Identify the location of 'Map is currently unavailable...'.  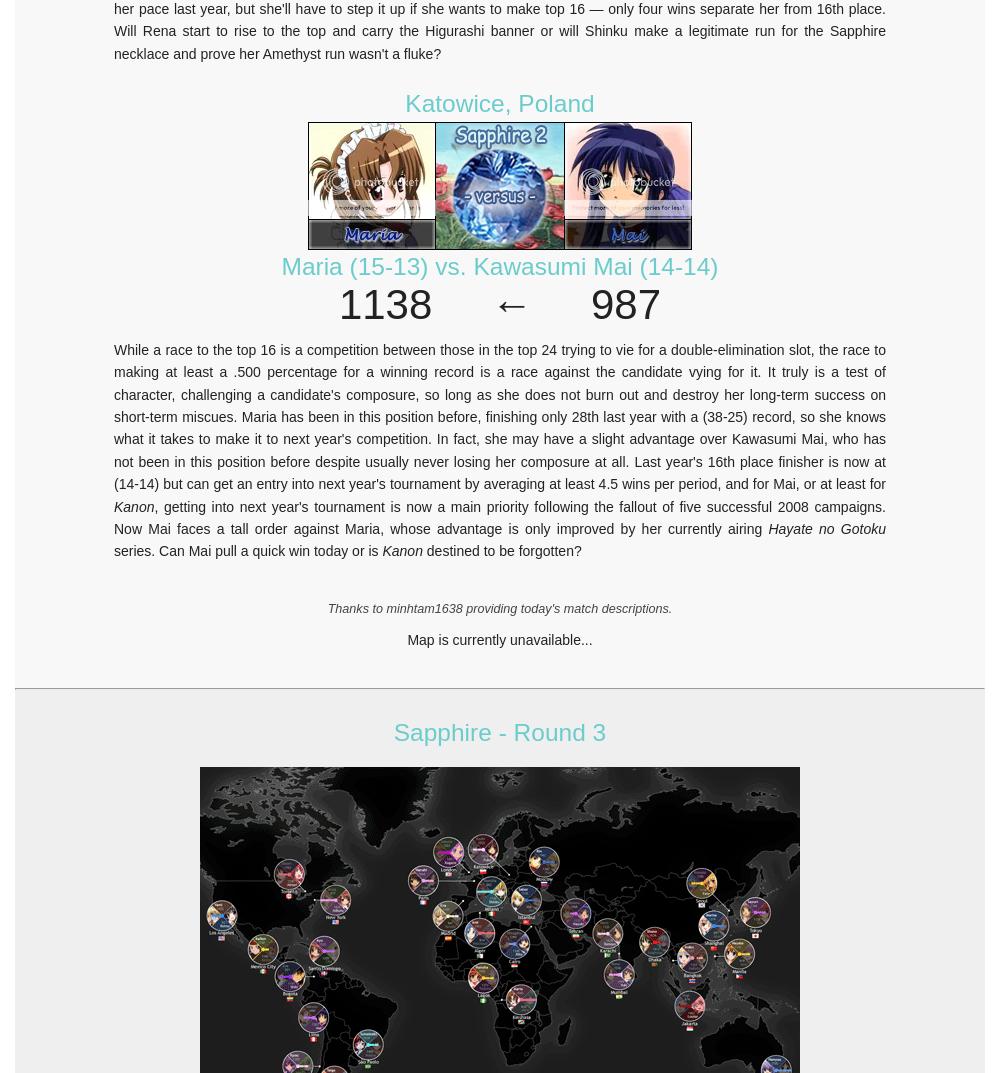
(498, 639).